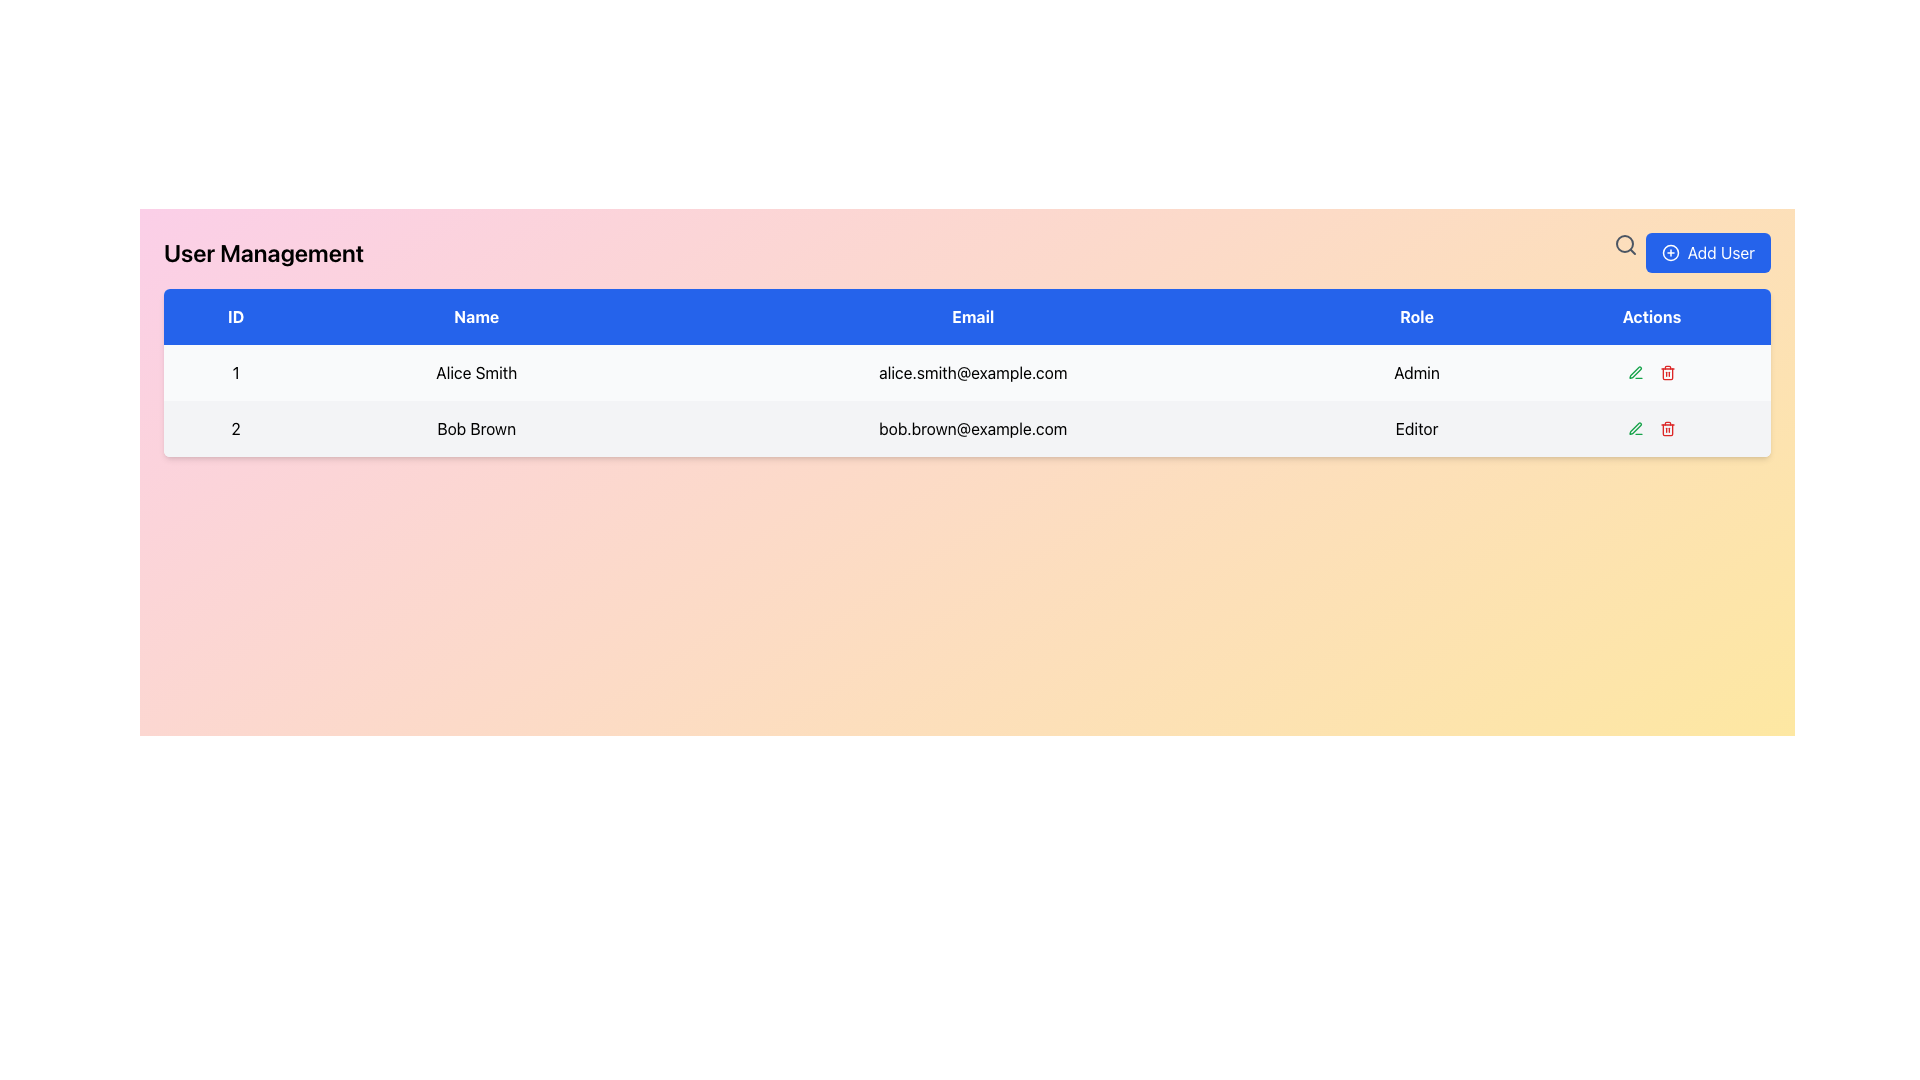  I want to click on the 'Add User' button, so click(1691, 252).